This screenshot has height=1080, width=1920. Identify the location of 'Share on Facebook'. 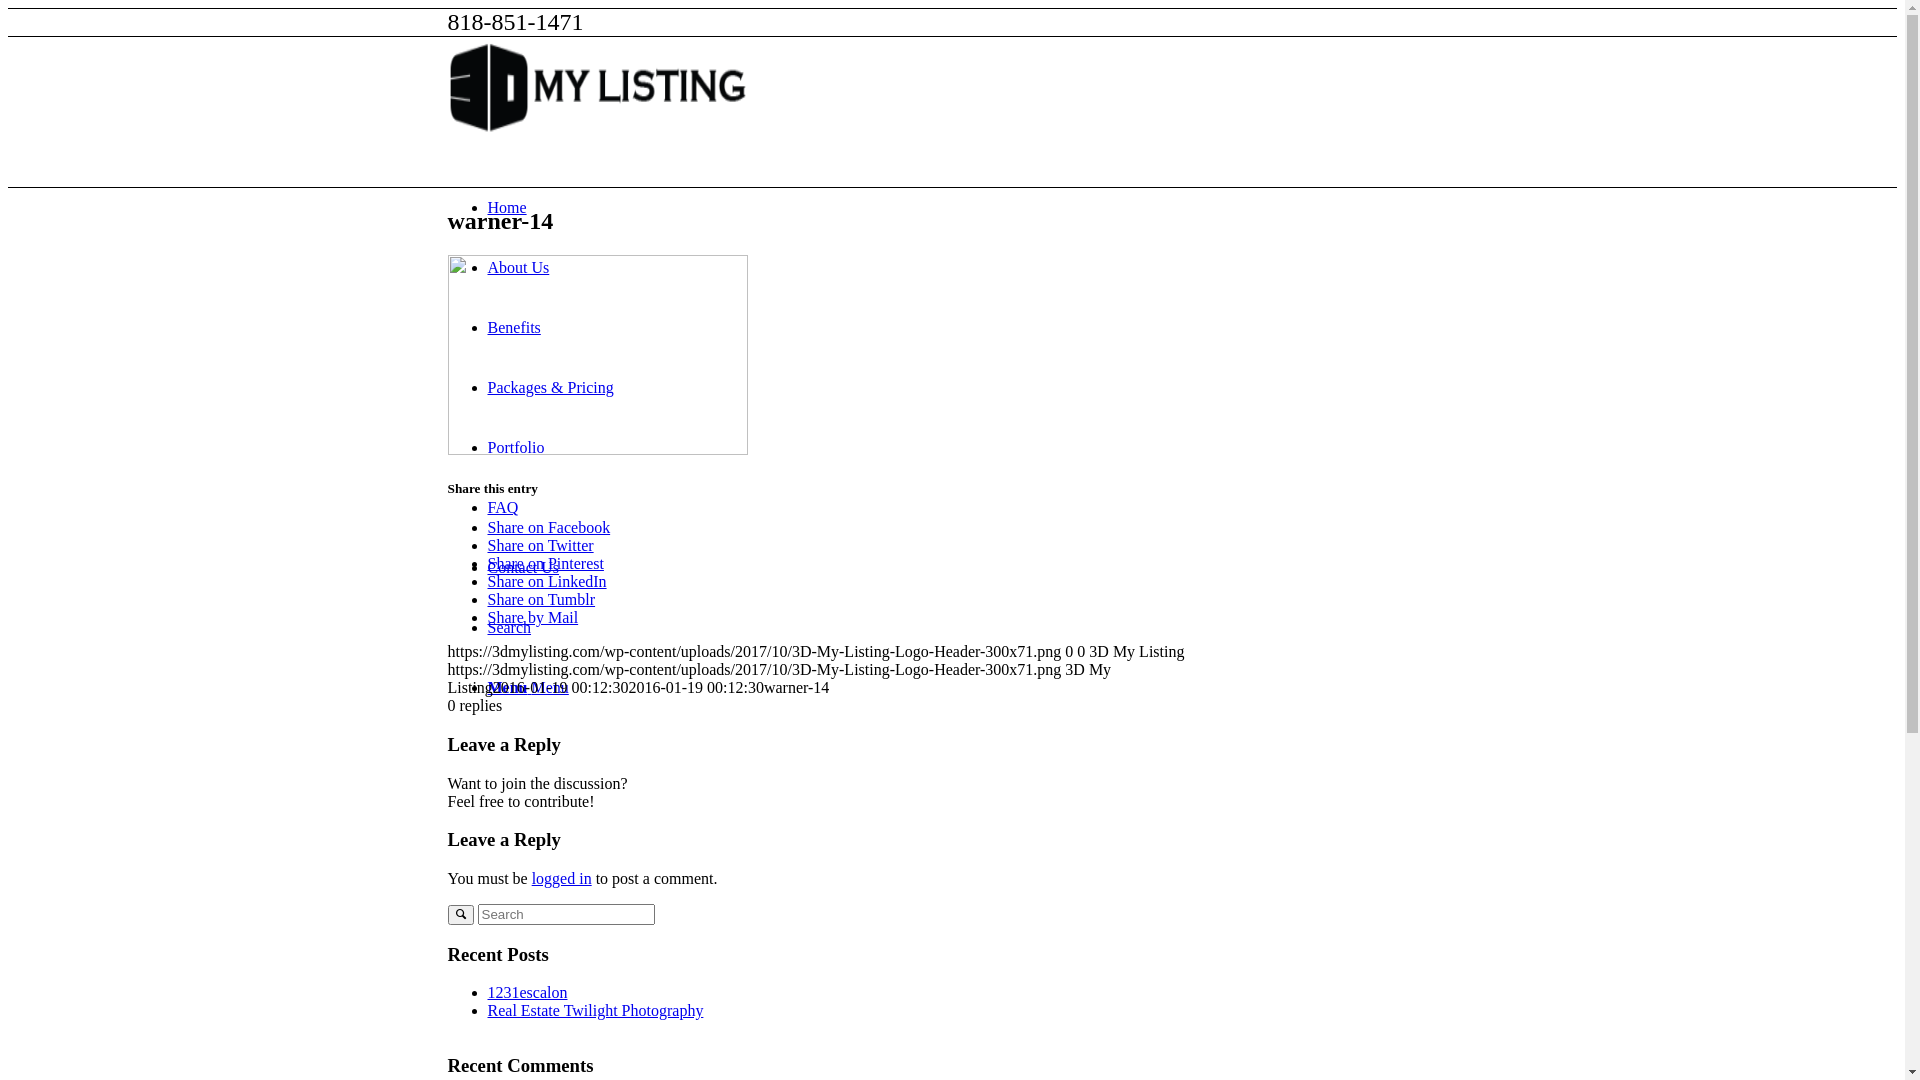
(549, 526).